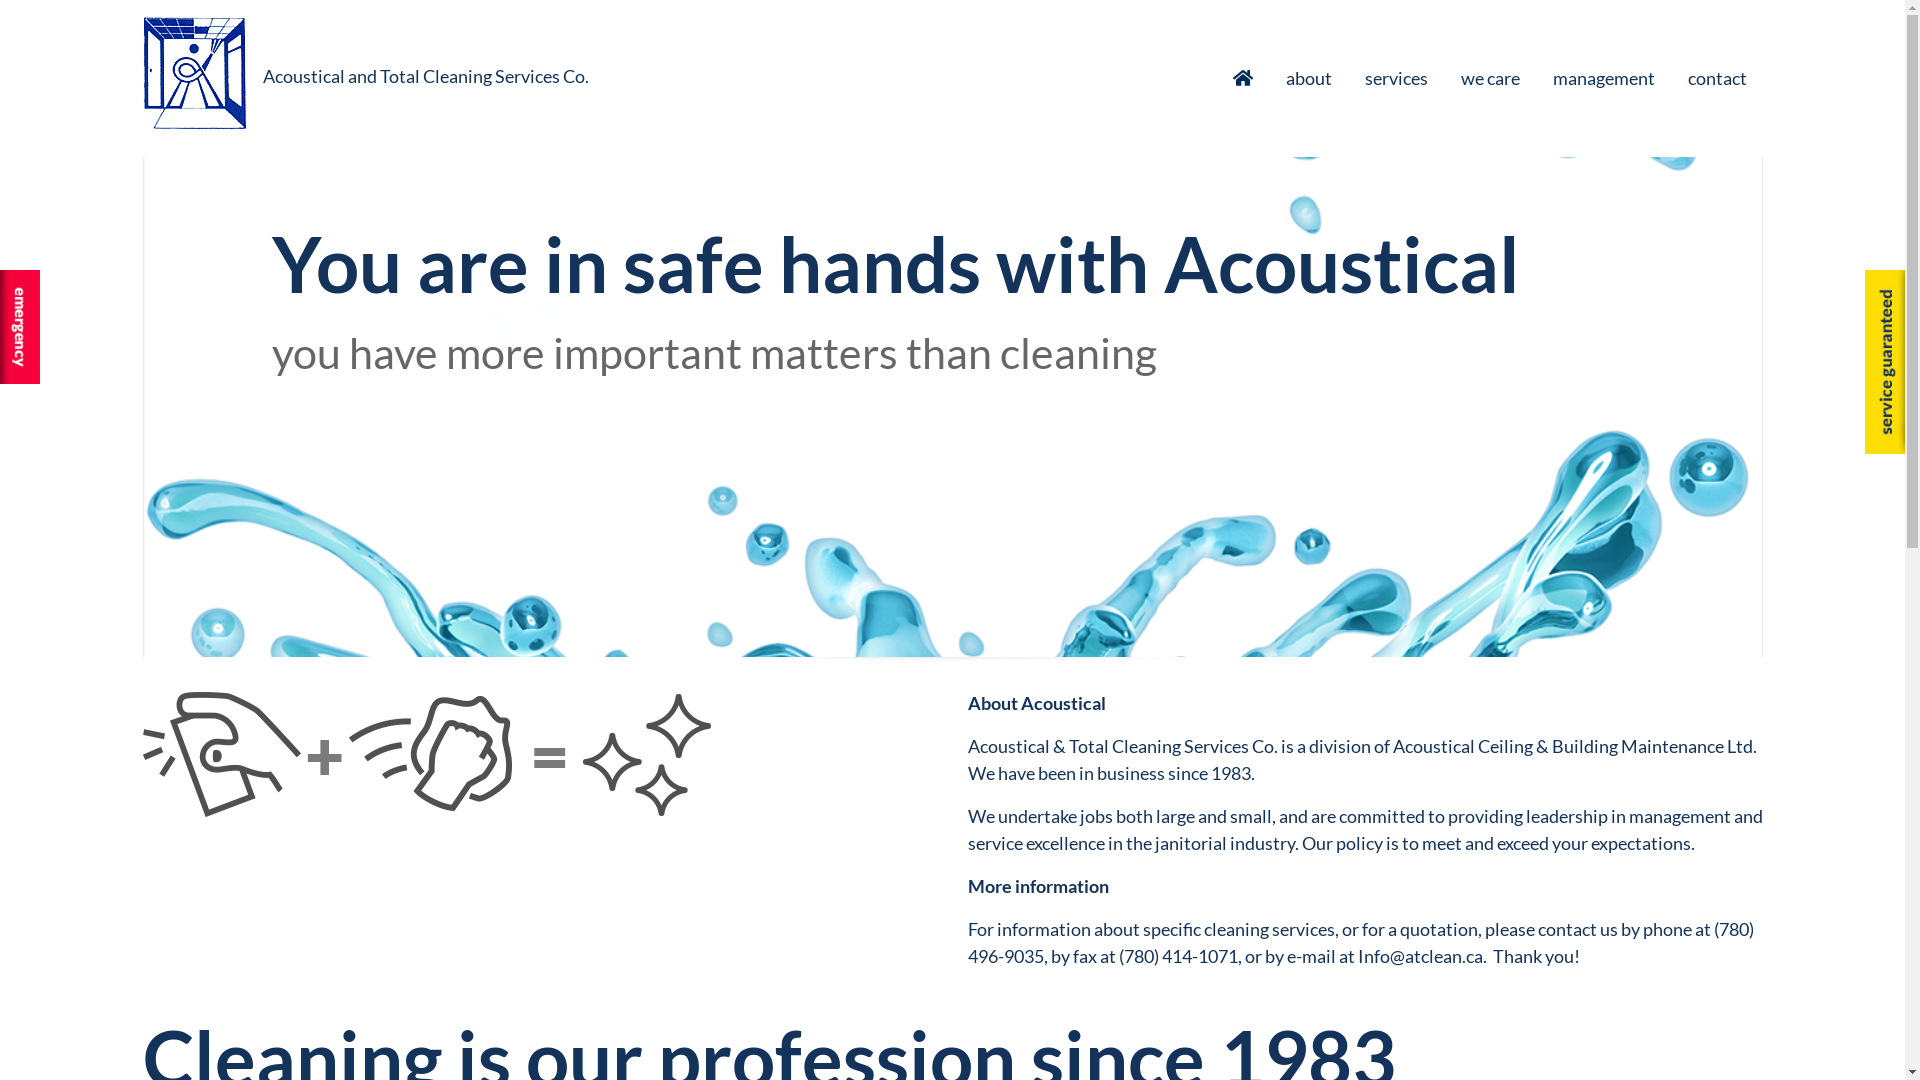 This screenshot has height=1080, width=1920. I want to click on 'about', so click(1309, 77).